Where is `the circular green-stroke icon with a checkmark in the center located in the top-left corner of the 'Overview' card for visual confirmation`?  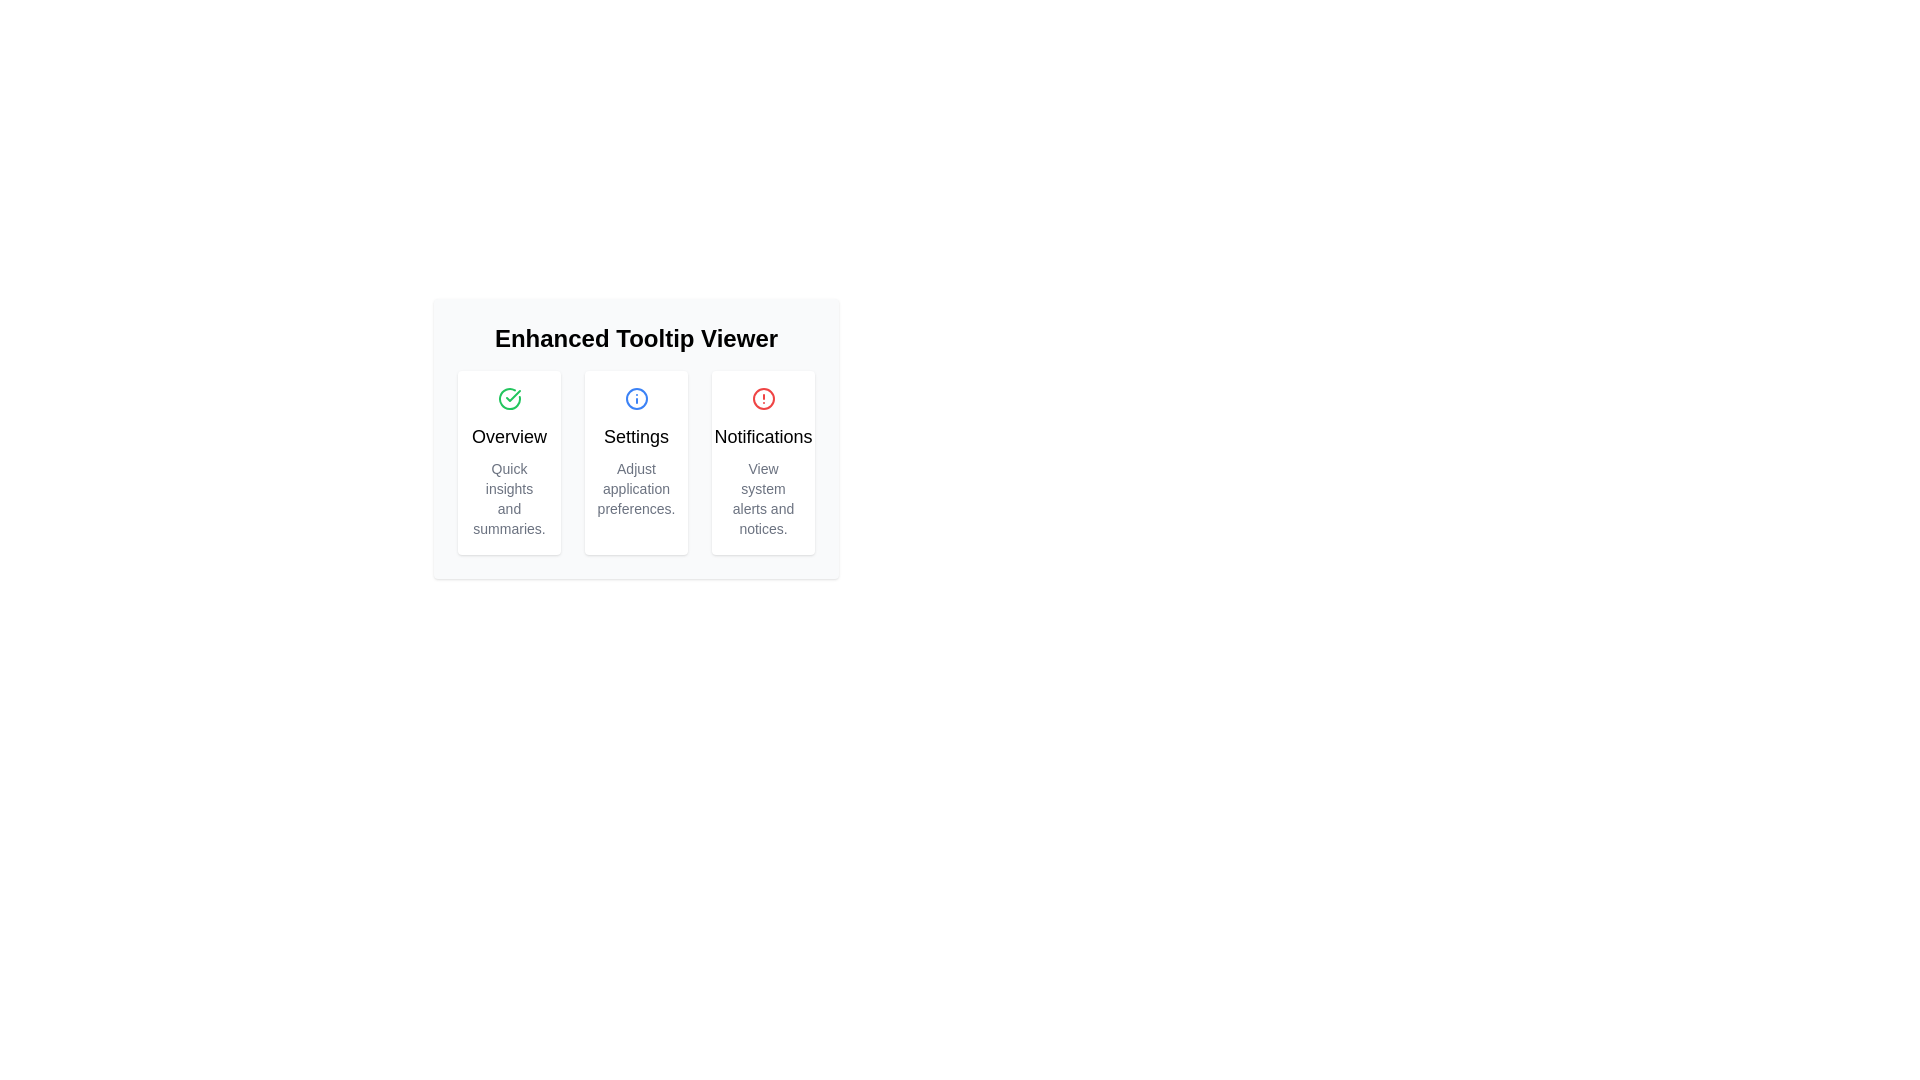 the circular green-stroke icon with a checkmark in the center located in the top-left corner of the 'Overview' card for visual confirmation is located at coordinates (509, 398).